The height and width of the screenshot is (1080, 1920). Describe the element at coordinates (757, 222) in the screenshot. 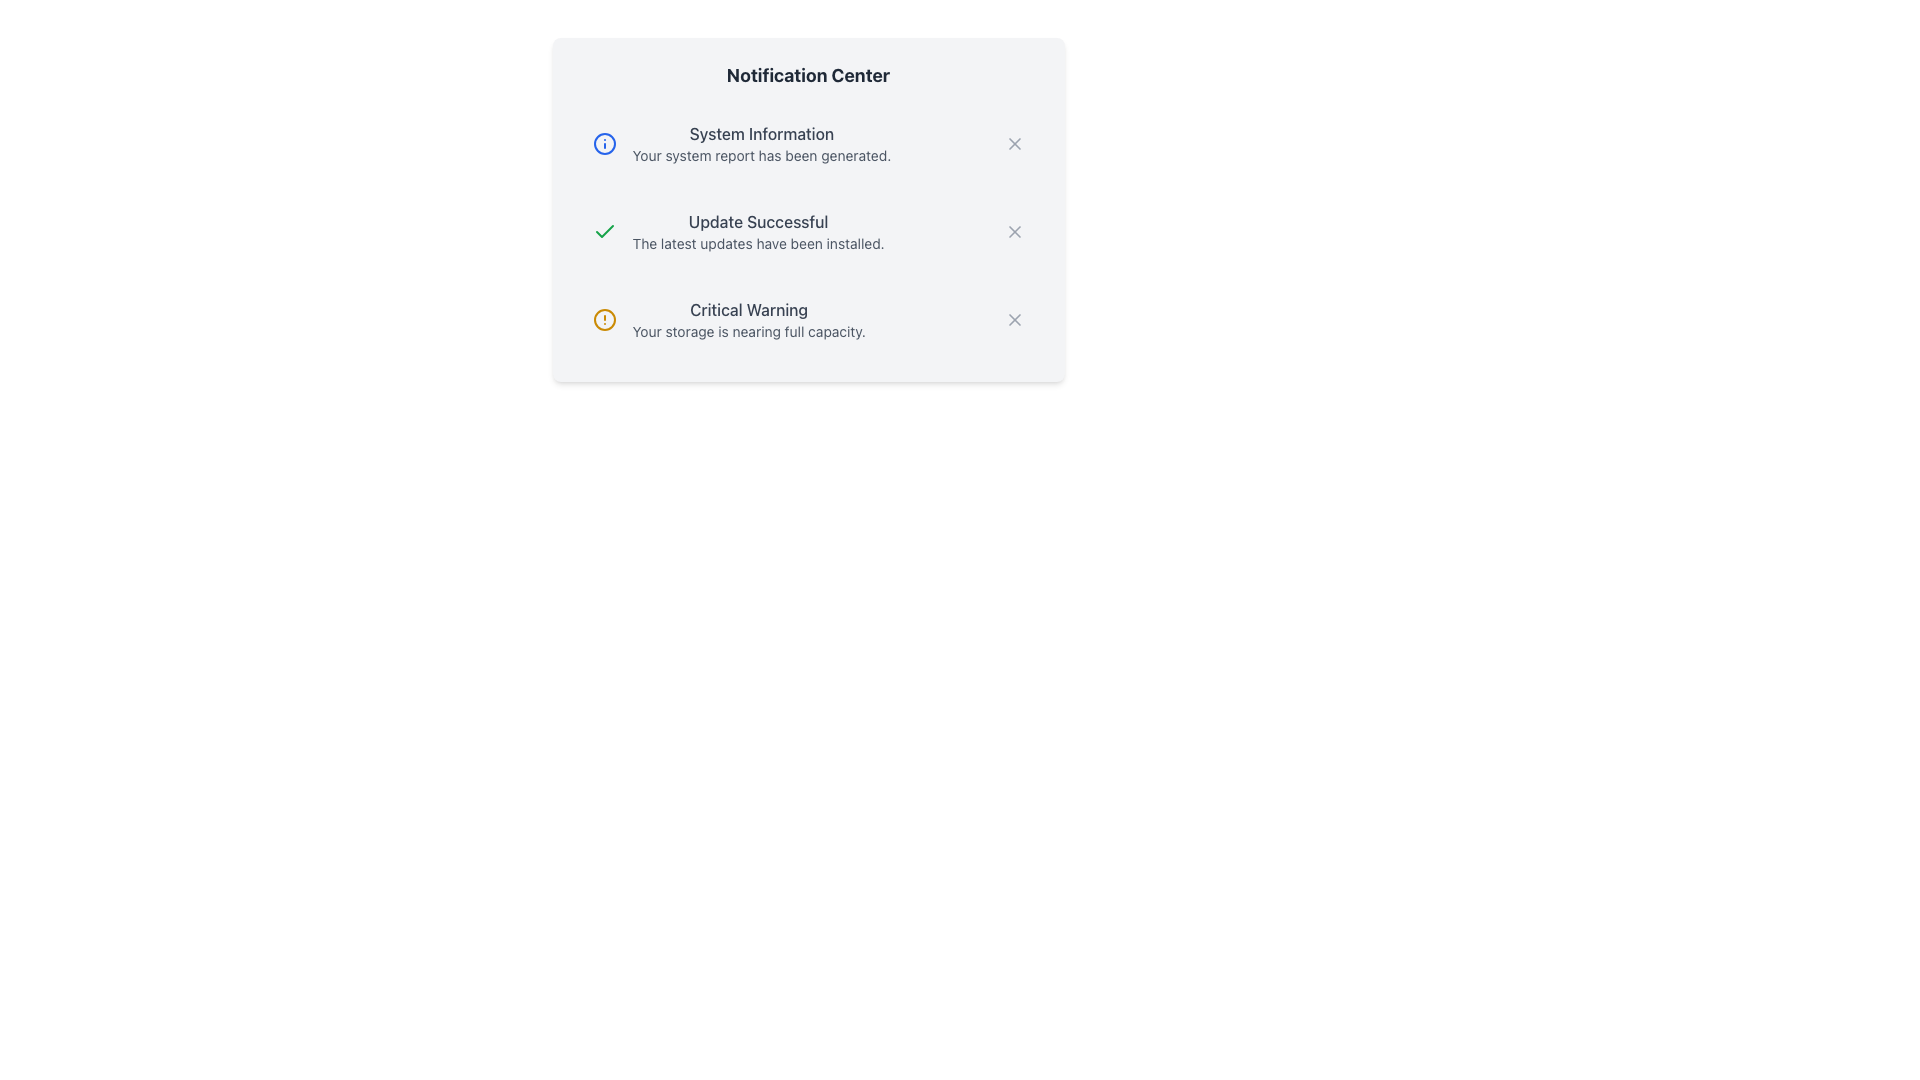

I see `the static text label displaying 'Update Successful', which is centrally located in the notification panel and styled with medium font weight and gray color` at that location.